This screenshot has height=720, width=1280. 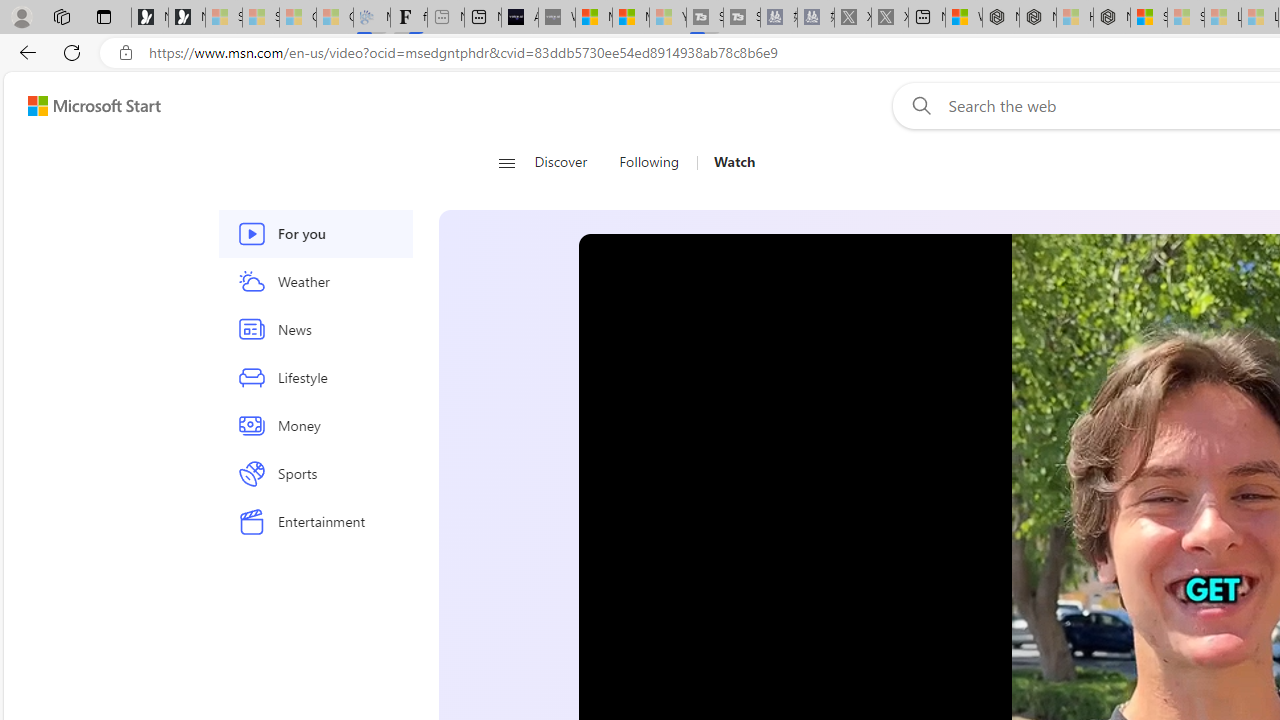 I want to click on 'What', so click(x=556, y=17).